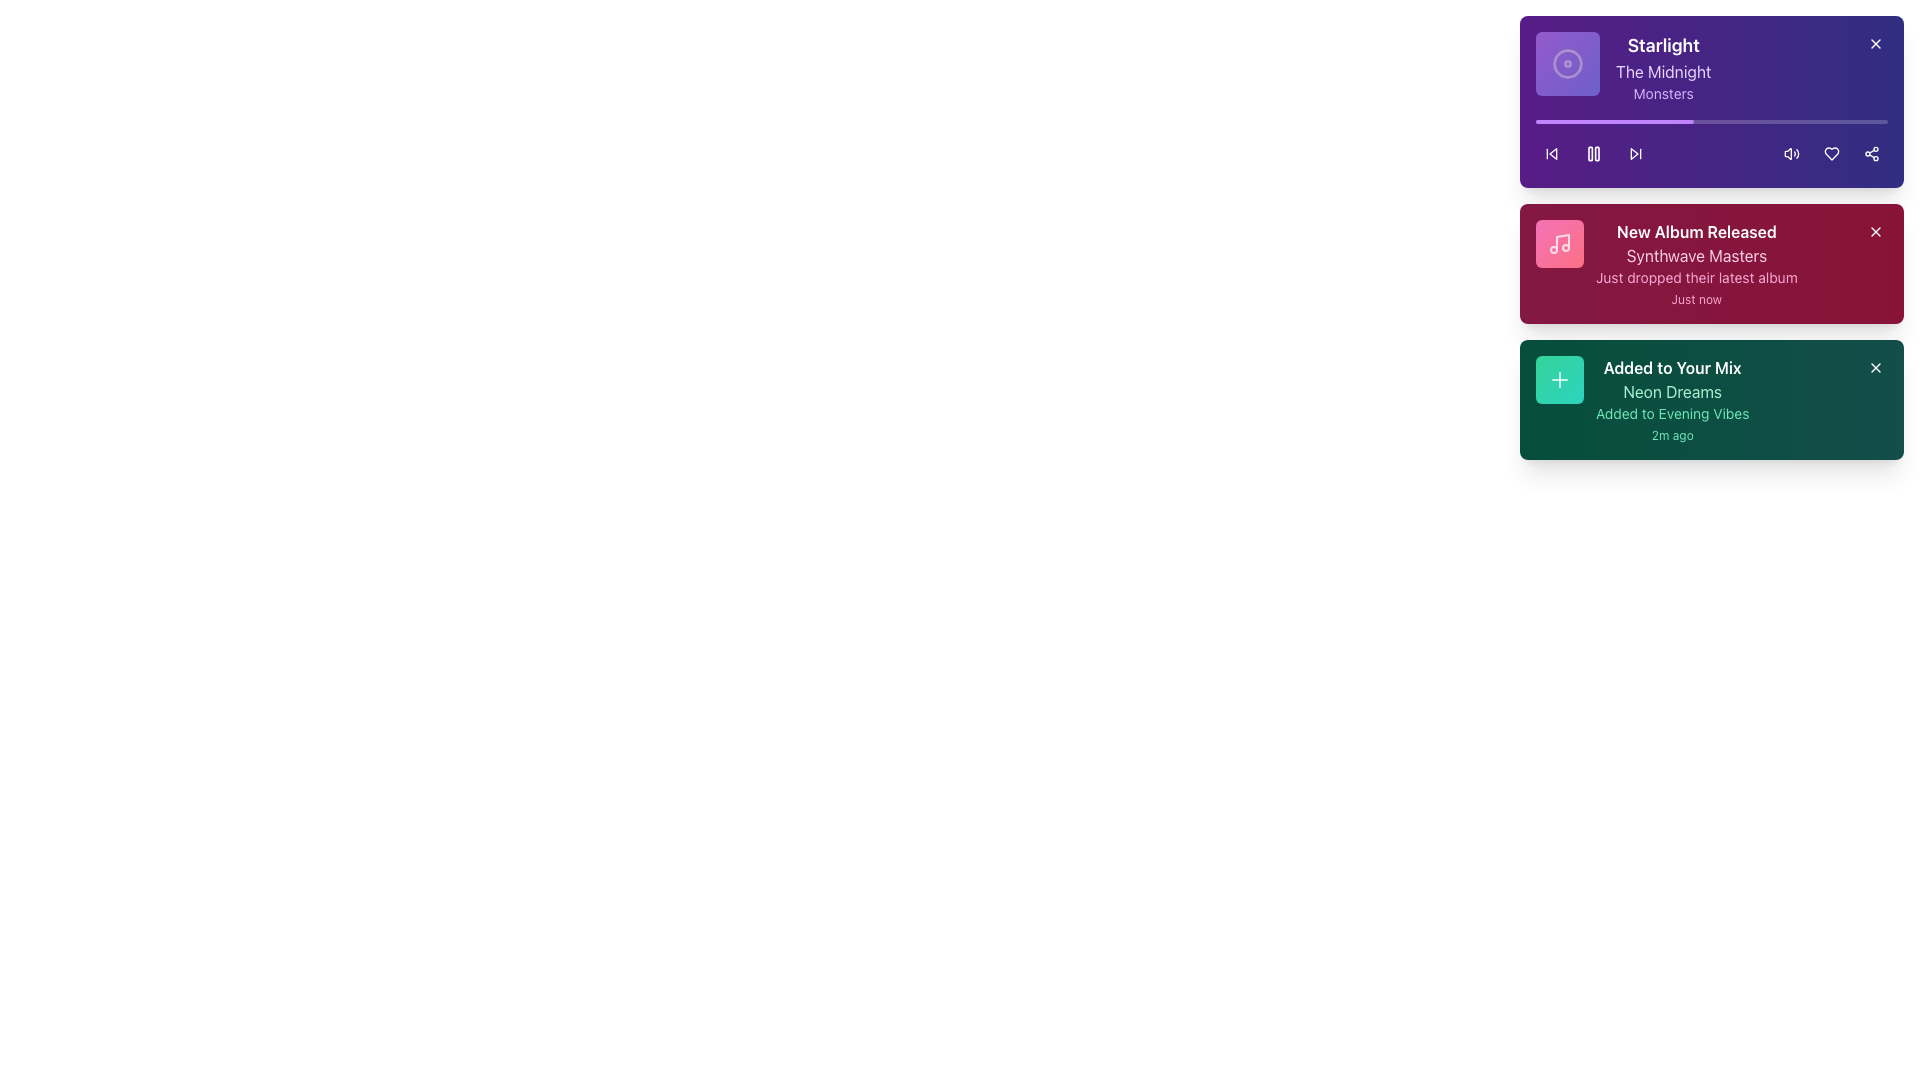  Describe the element at coordinates (1832, 153) in the screenshot. I see `the hollow heart-shaped interactive icon in the 'Starlight' card` at that location.